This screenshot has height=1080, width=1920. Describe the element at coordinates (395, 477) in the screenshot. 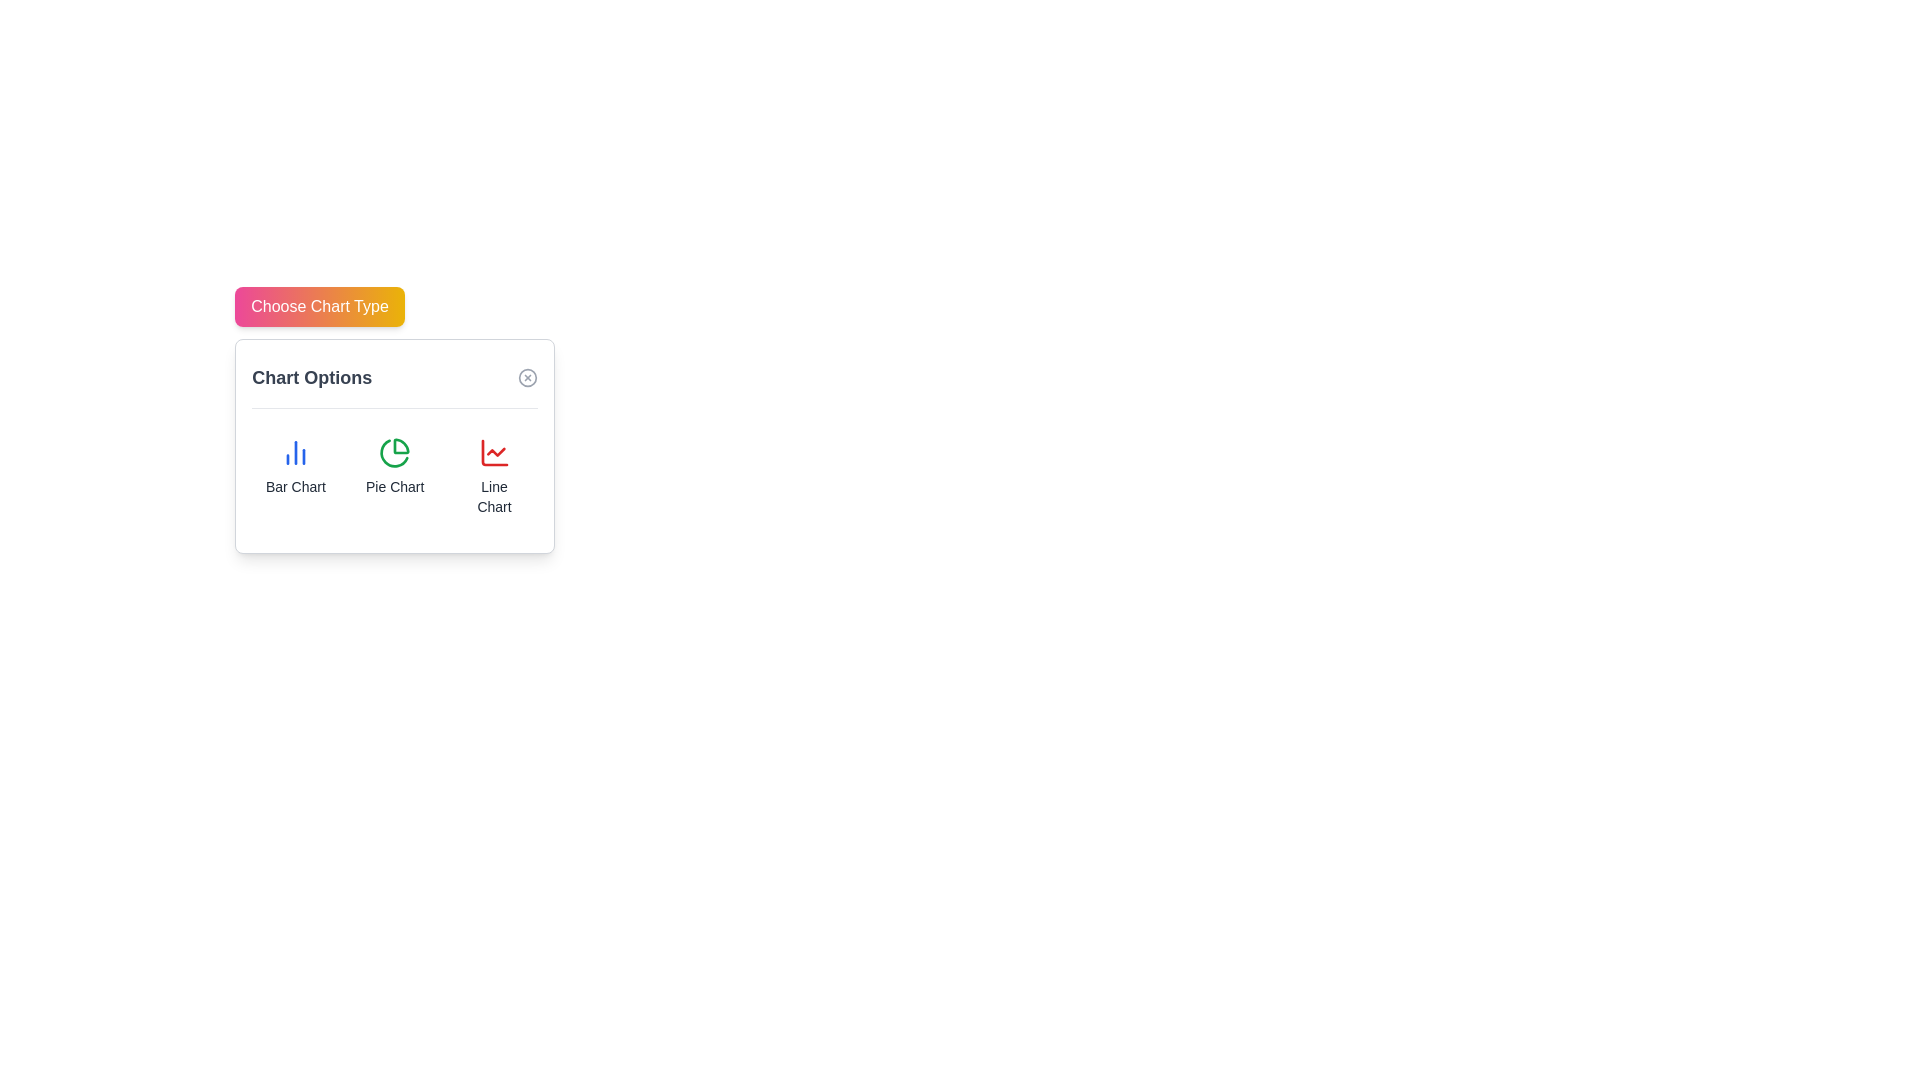

I see `the 'Pie Chart' option in the Grid of selectable options within the 'Chart Options' modal` at that location.